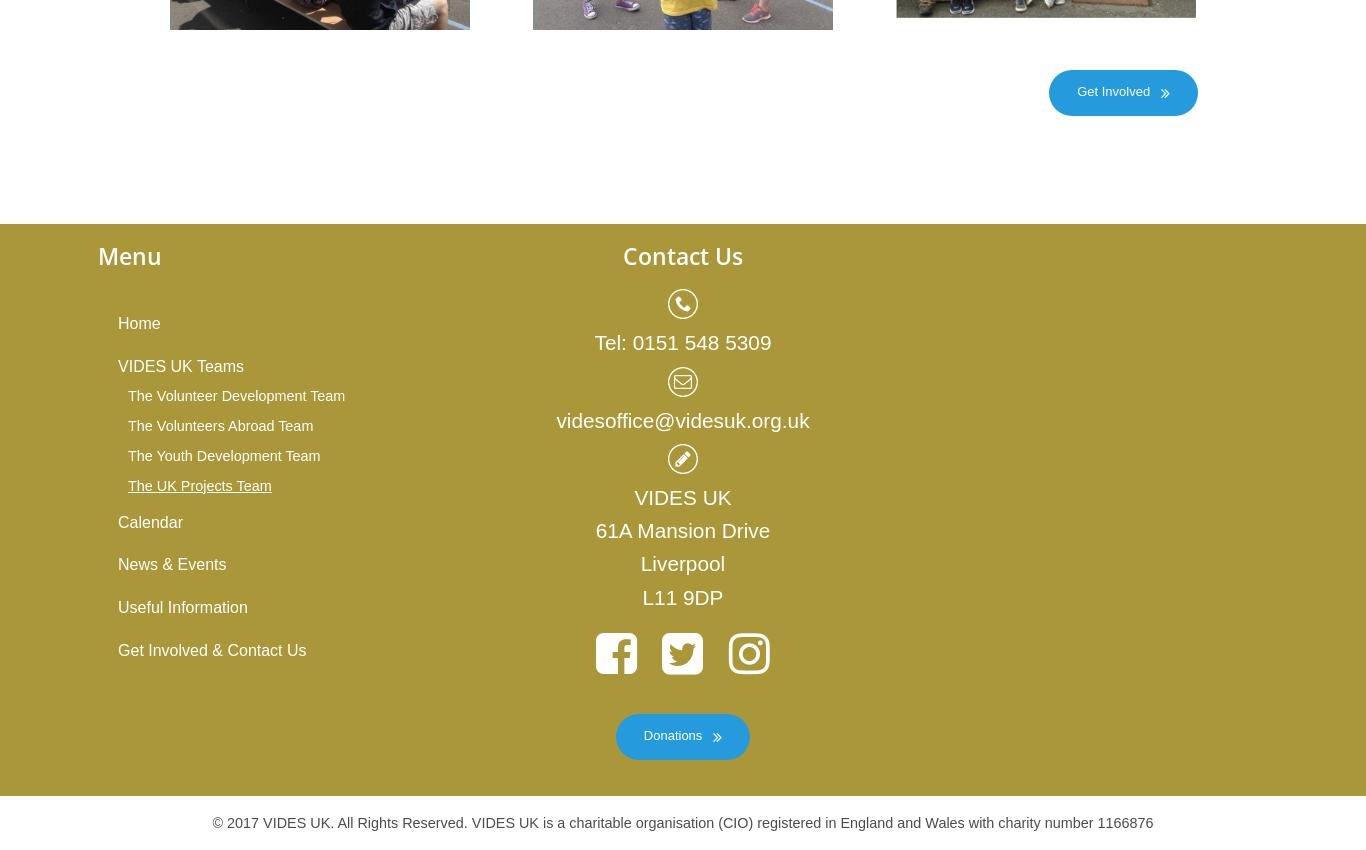 The width and height of the screenshot is (1366, 850). Describe the element at coordinates (592, 341) in the screenshot. I see `'Tel: 0151 548 5309'` at that location.